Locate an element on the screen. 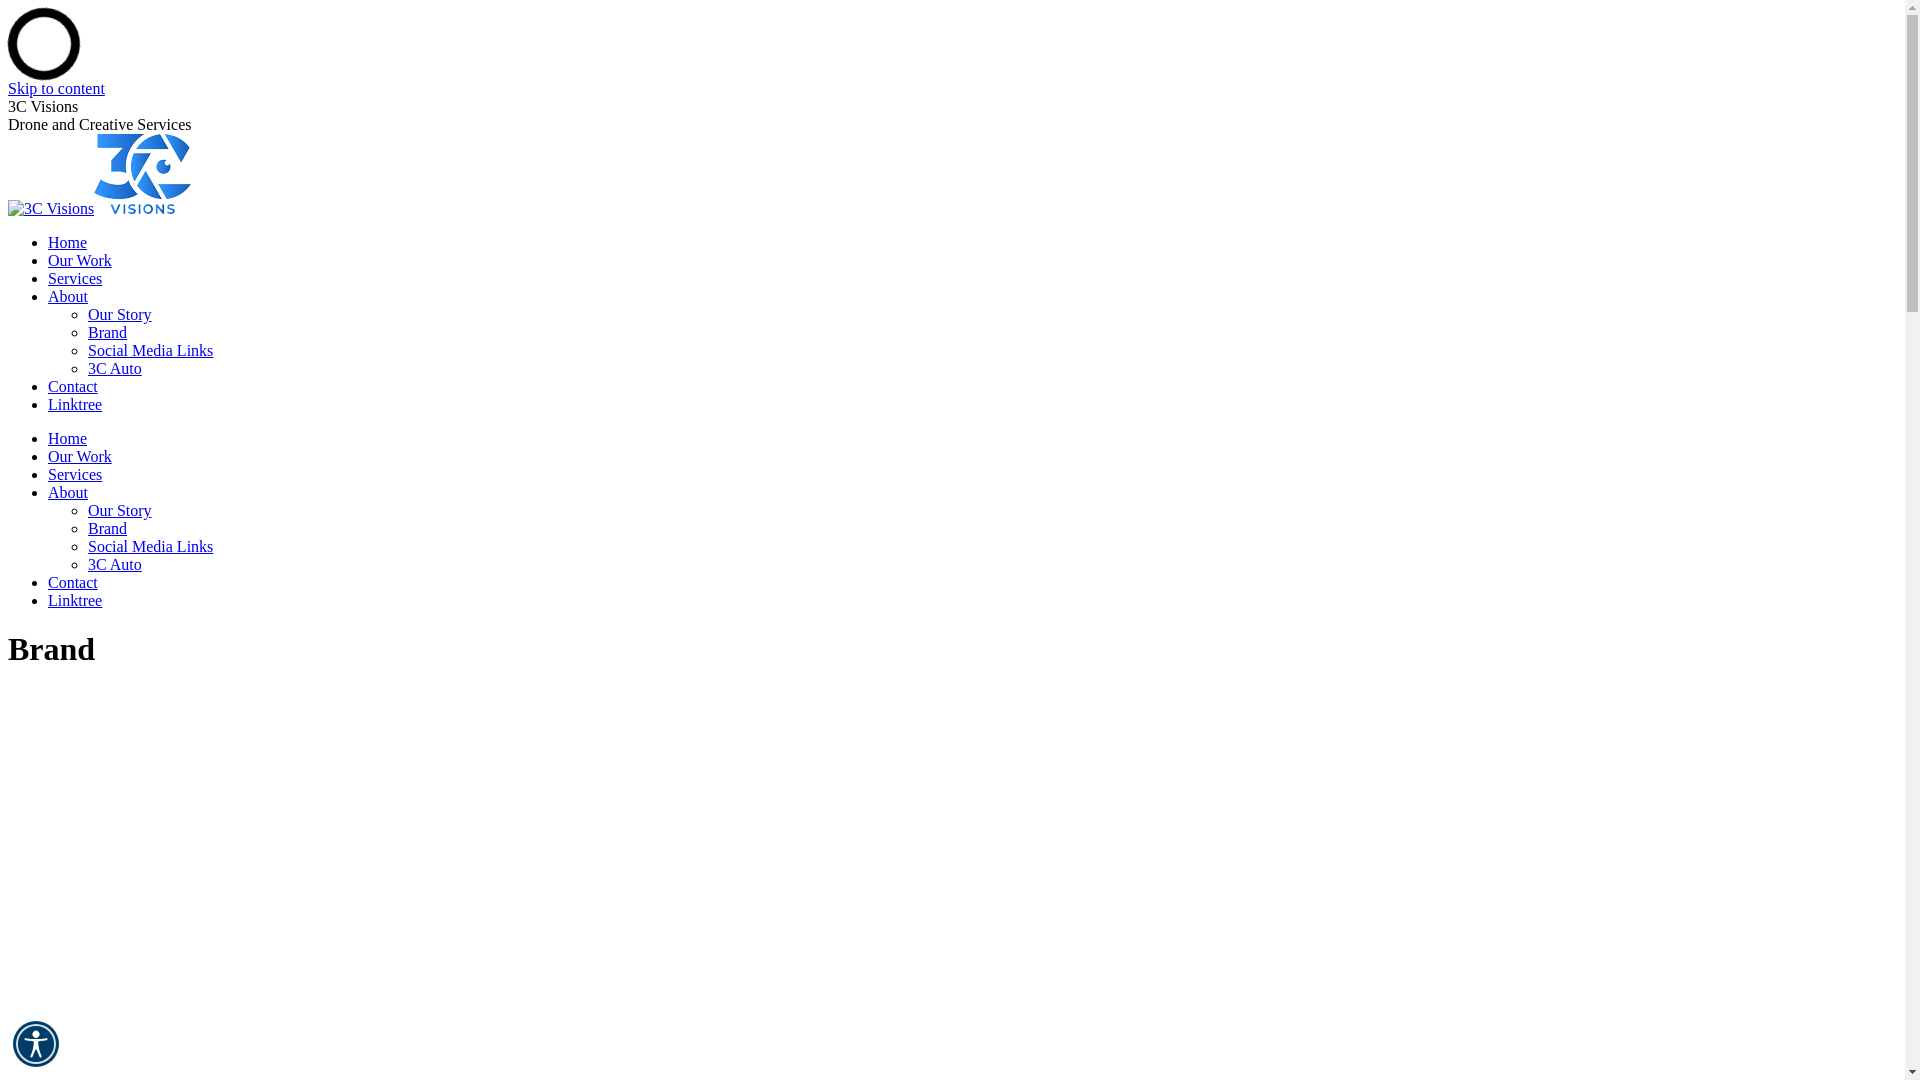 The width and height of the screenshot is (1920, 1080). 'Brand' is located at coordinates (106, 527).